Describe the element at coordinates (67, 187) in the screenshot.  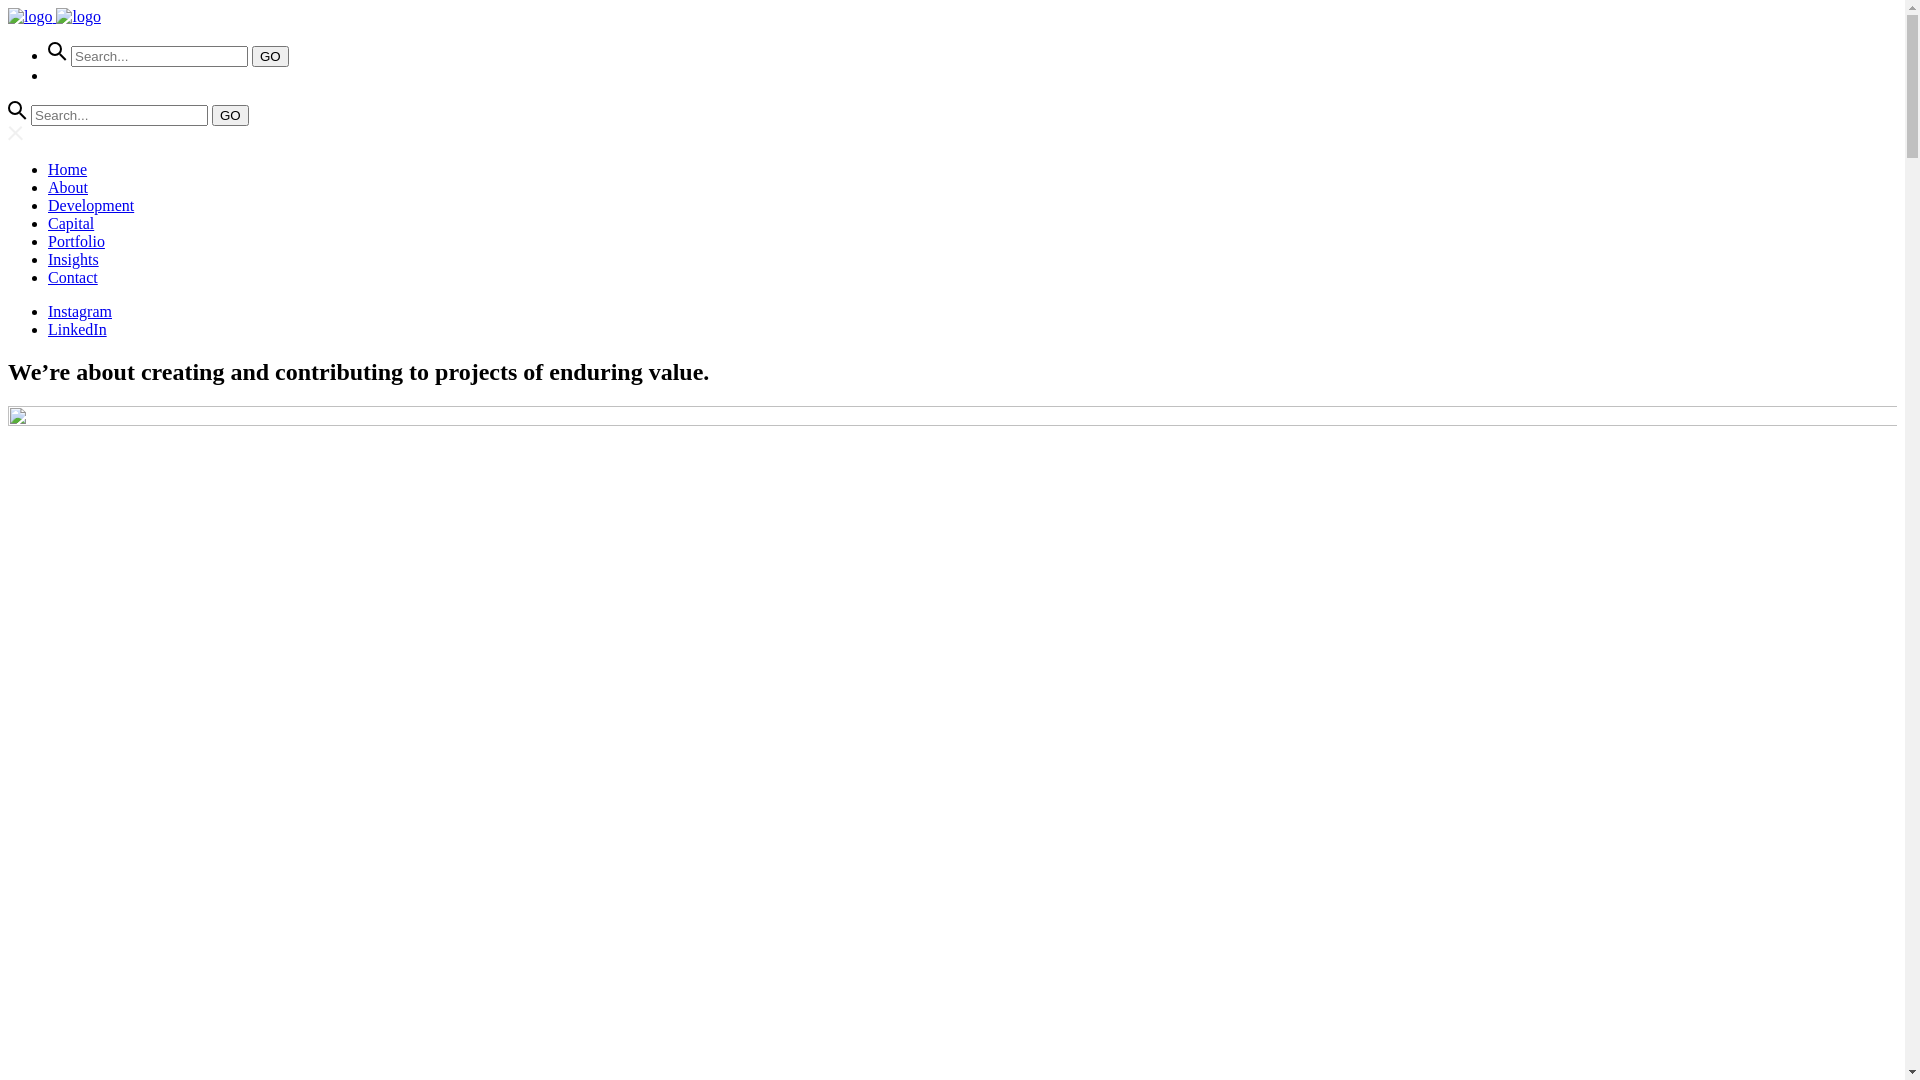
I see `'About'` at that location.